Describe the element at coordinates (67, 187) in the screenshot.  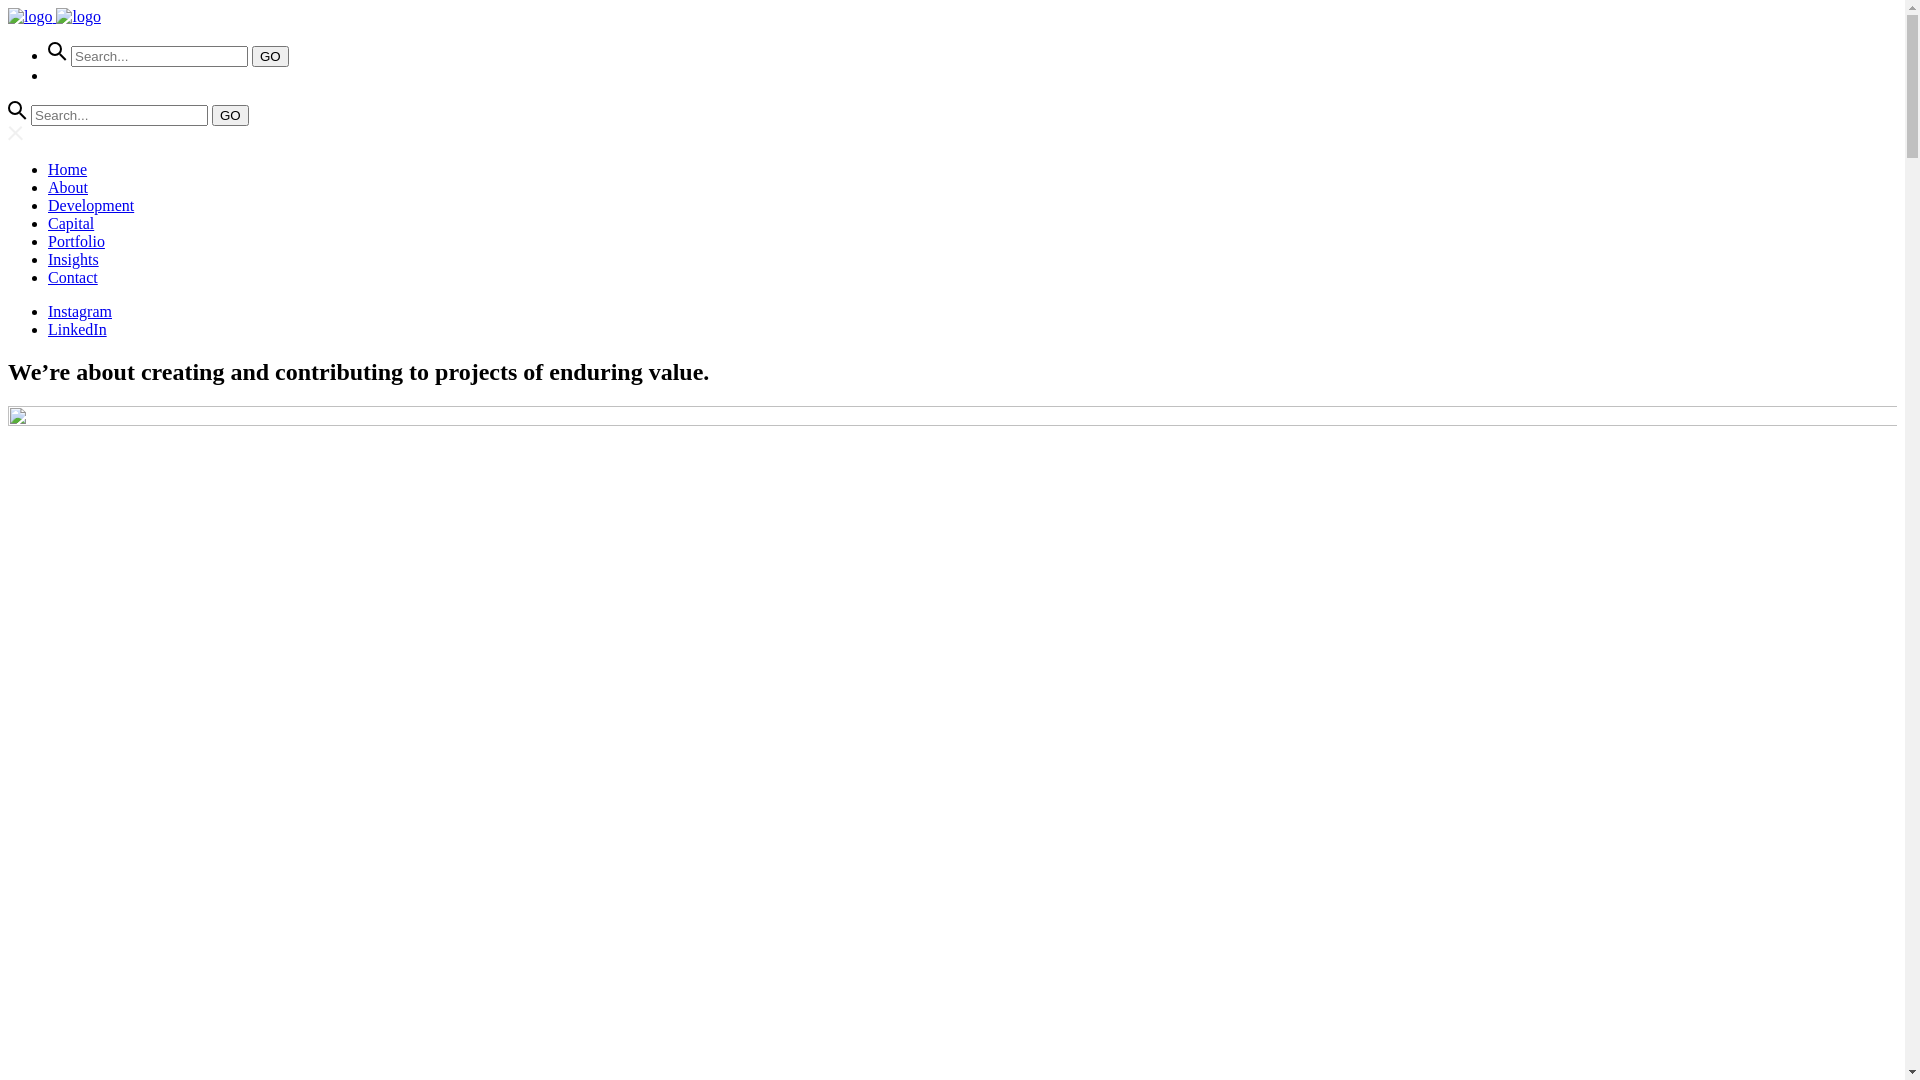
I see `'About'` at that location.